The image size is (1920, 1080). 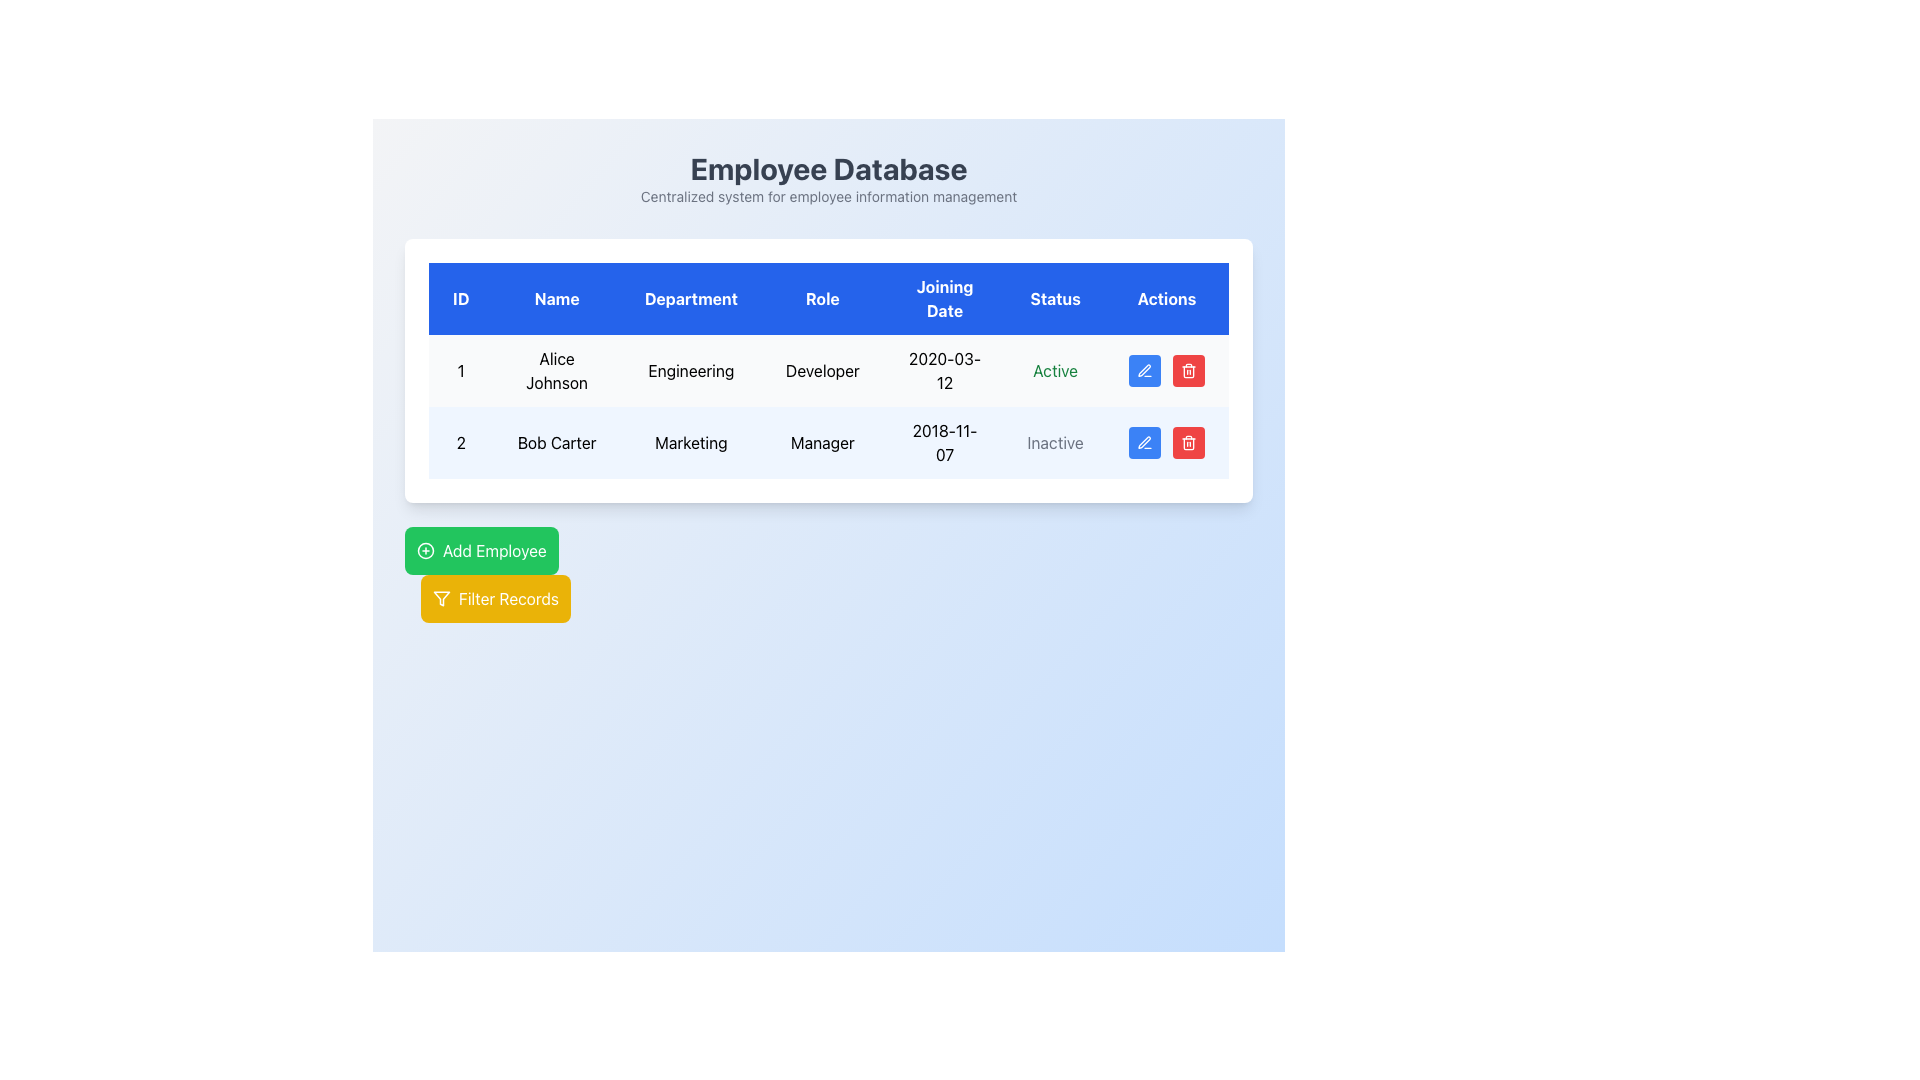 I want to click on the 'Add Employee' icon, which is the leftmost item in the green rectangular button labeled 'Add Employee', located in the lower left quadrant below the main table, so click(x=425, y=551).